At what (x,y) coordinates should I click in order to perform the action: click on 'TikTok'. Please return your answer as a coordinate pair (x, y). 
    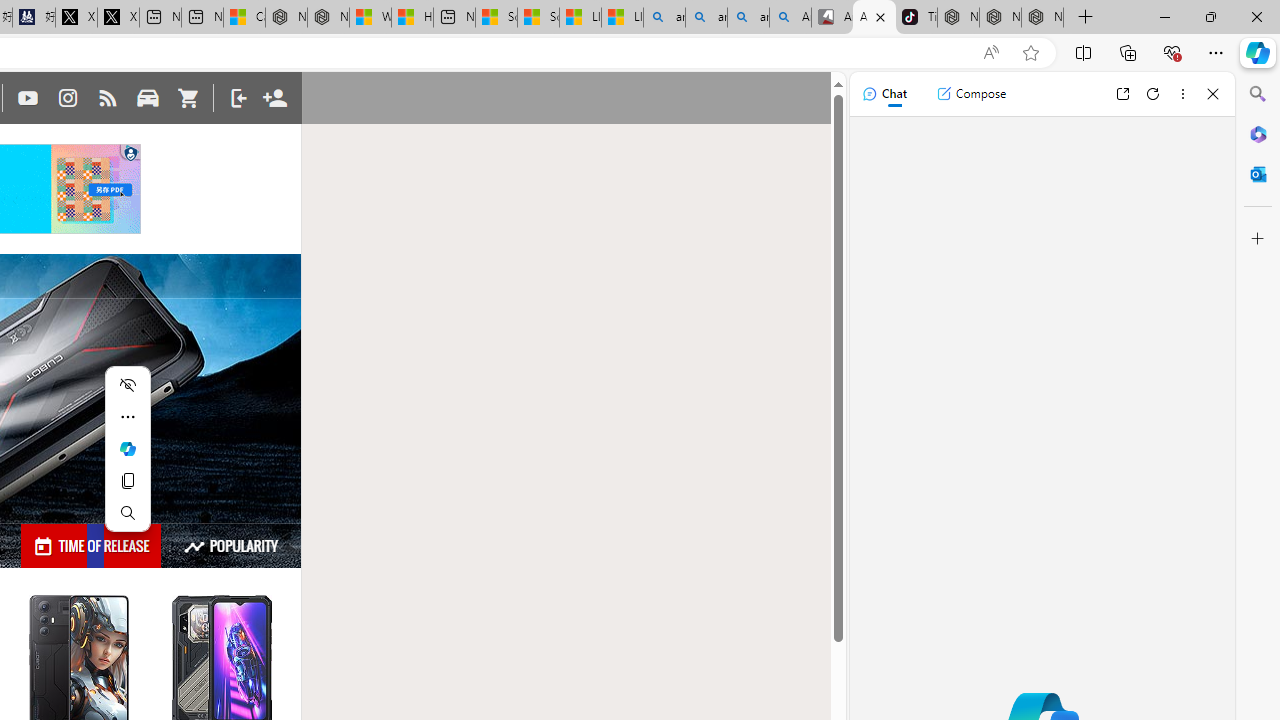
    Looking at the image, I should click on (915, 17).